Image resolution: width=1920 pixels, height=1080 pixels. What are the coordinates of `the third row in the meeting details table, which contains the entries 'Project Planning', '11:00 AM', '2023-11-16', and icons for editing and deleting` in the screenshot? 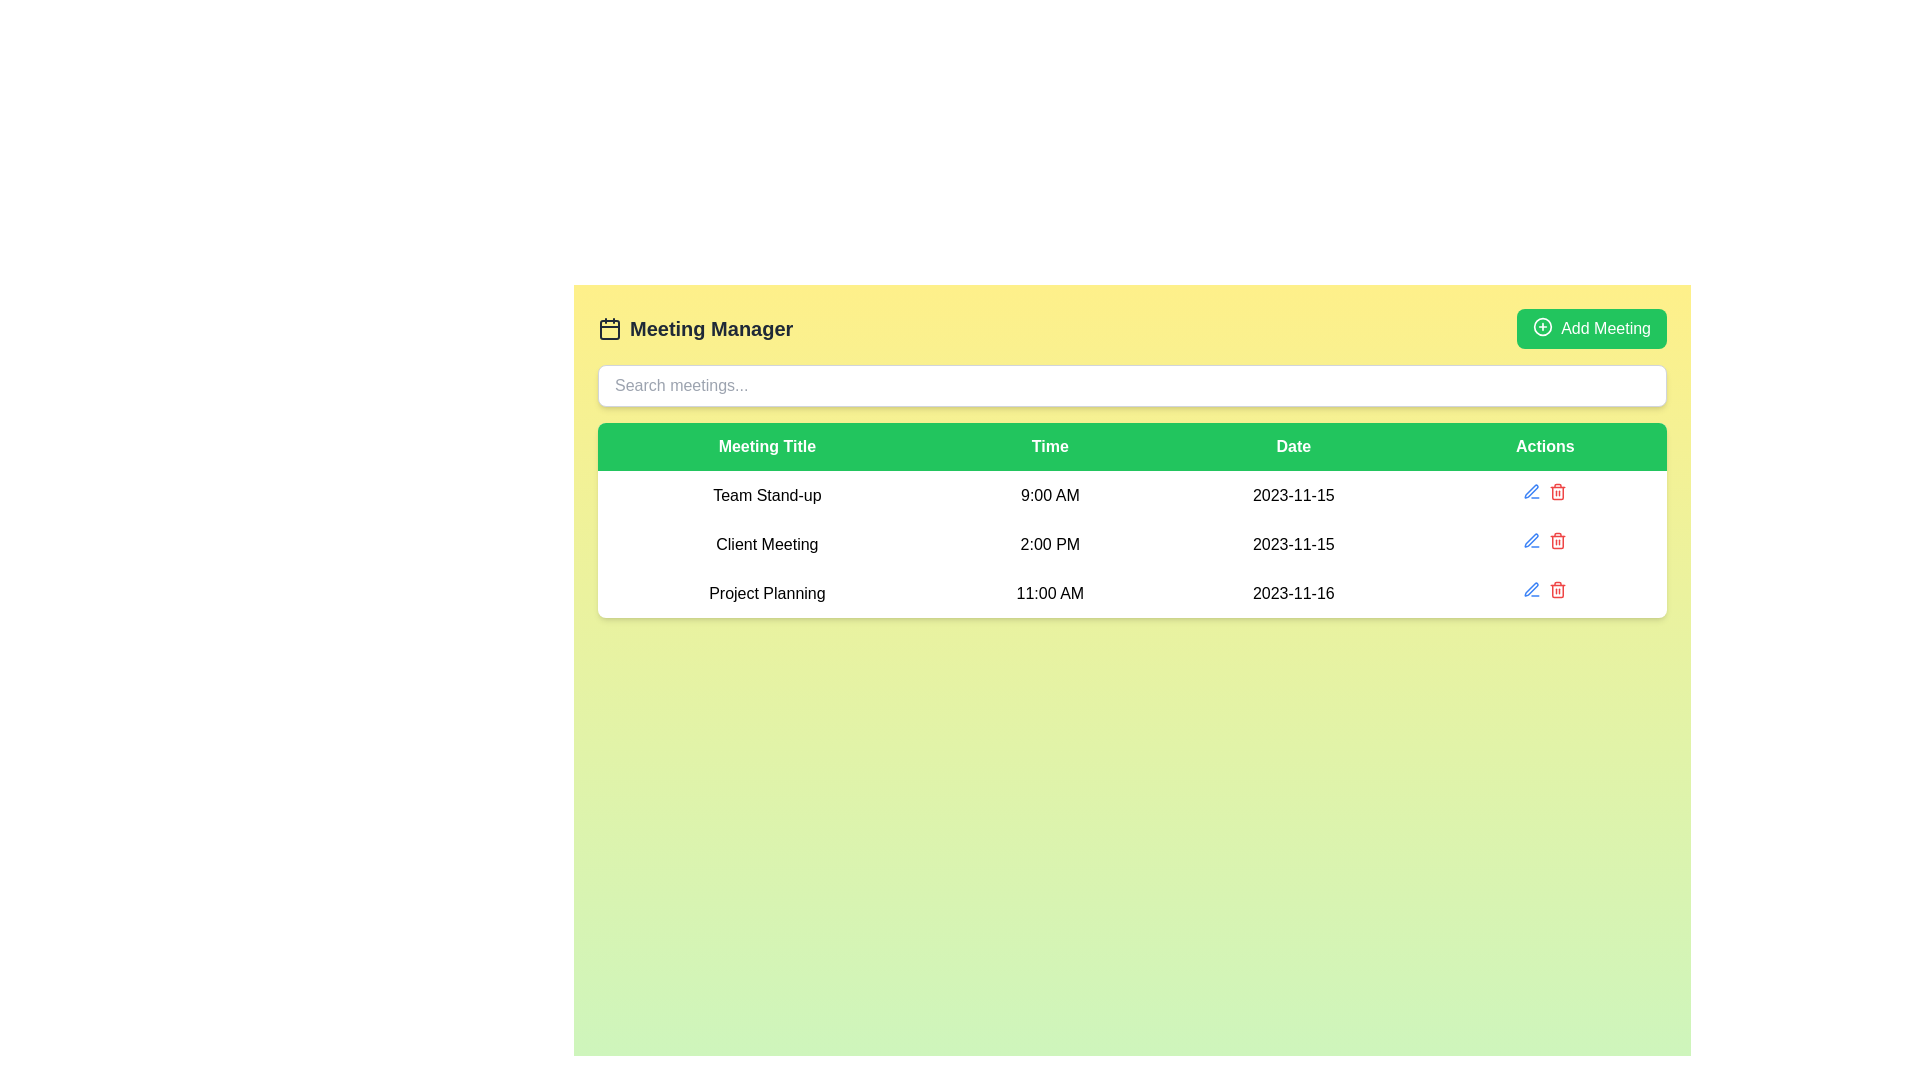 It's located at (1132, 592).